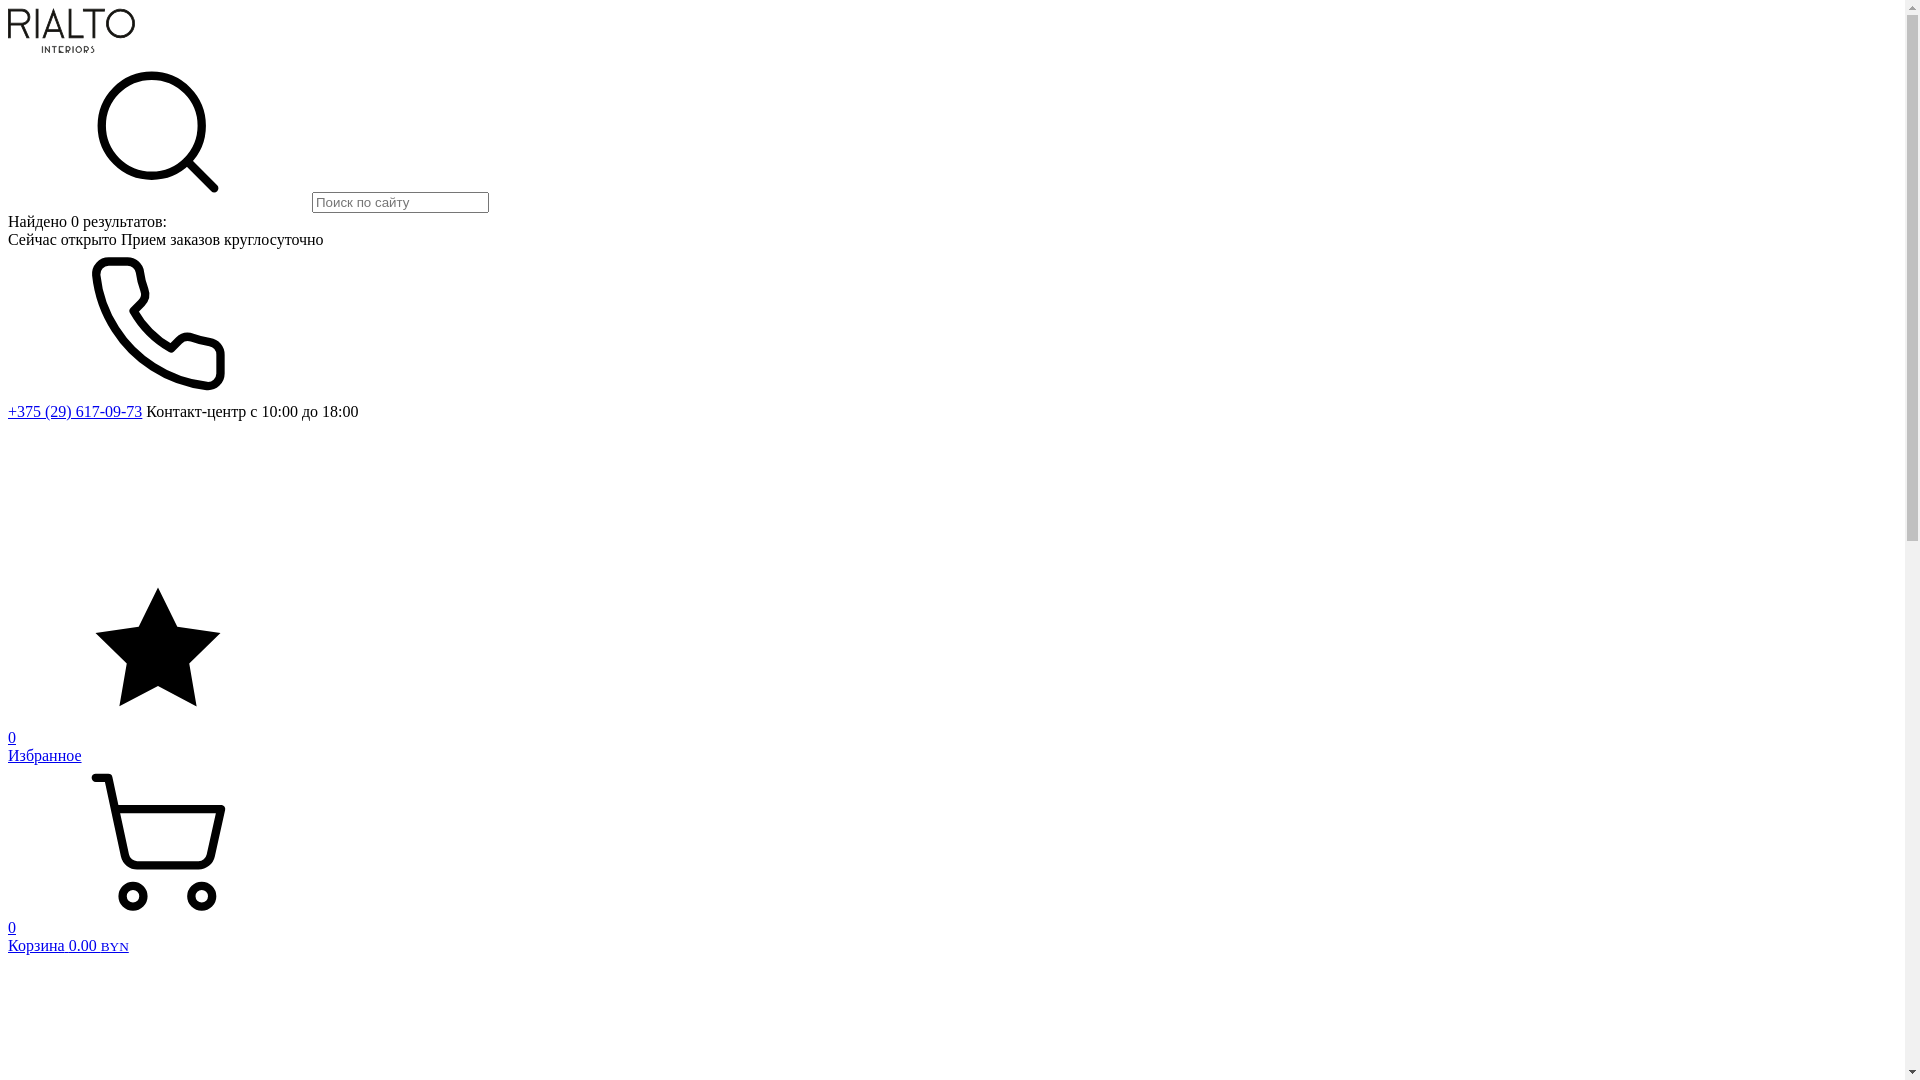 The height and width of the screenshot is (1080, 1920). What do you see at coordinates (75, 410) in the screenshot?
I see `'+375 (29) 617-09-73'` at bounding box center [75, 410].